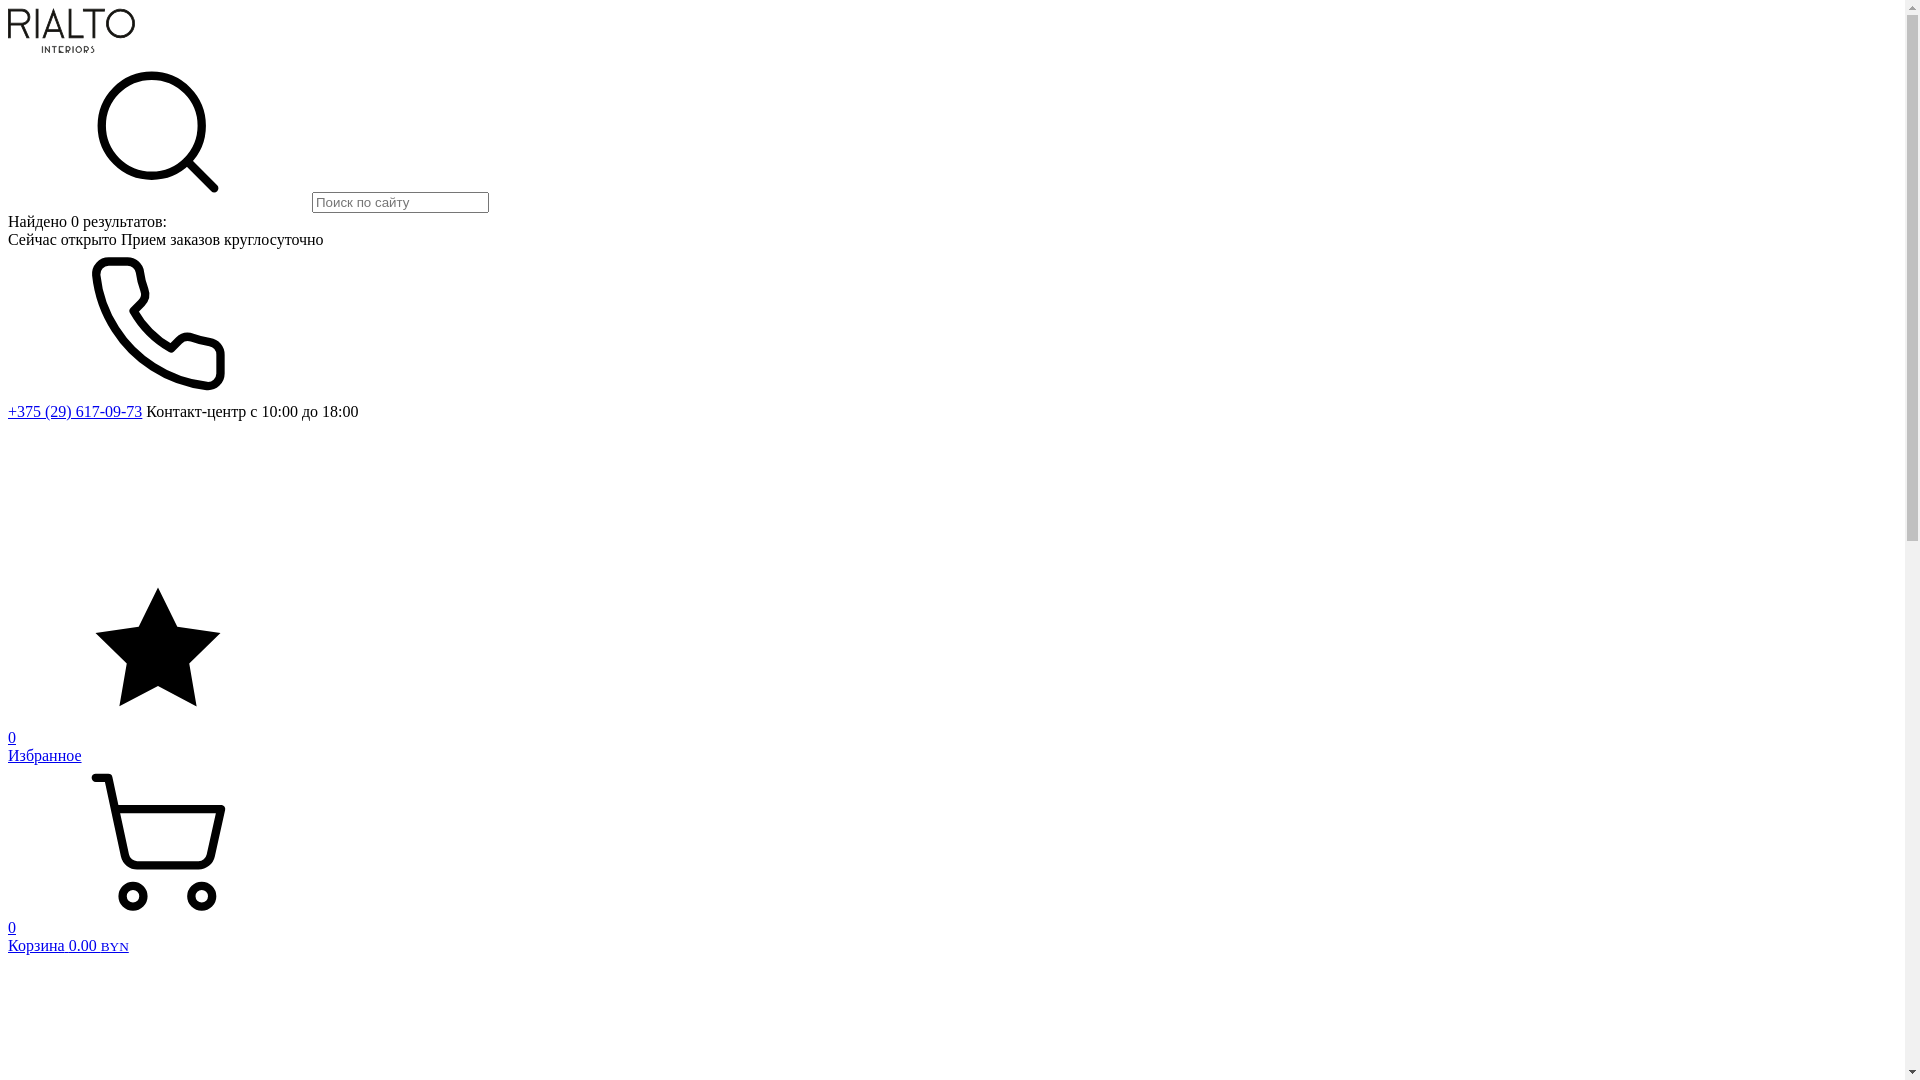 The height and width of the screenshot is (1080, 1920). What do you see at coordinates (75, 410) in the screenshot?
I see `'+375 (29) 617-09-73'` at bounding box center [75, 410].